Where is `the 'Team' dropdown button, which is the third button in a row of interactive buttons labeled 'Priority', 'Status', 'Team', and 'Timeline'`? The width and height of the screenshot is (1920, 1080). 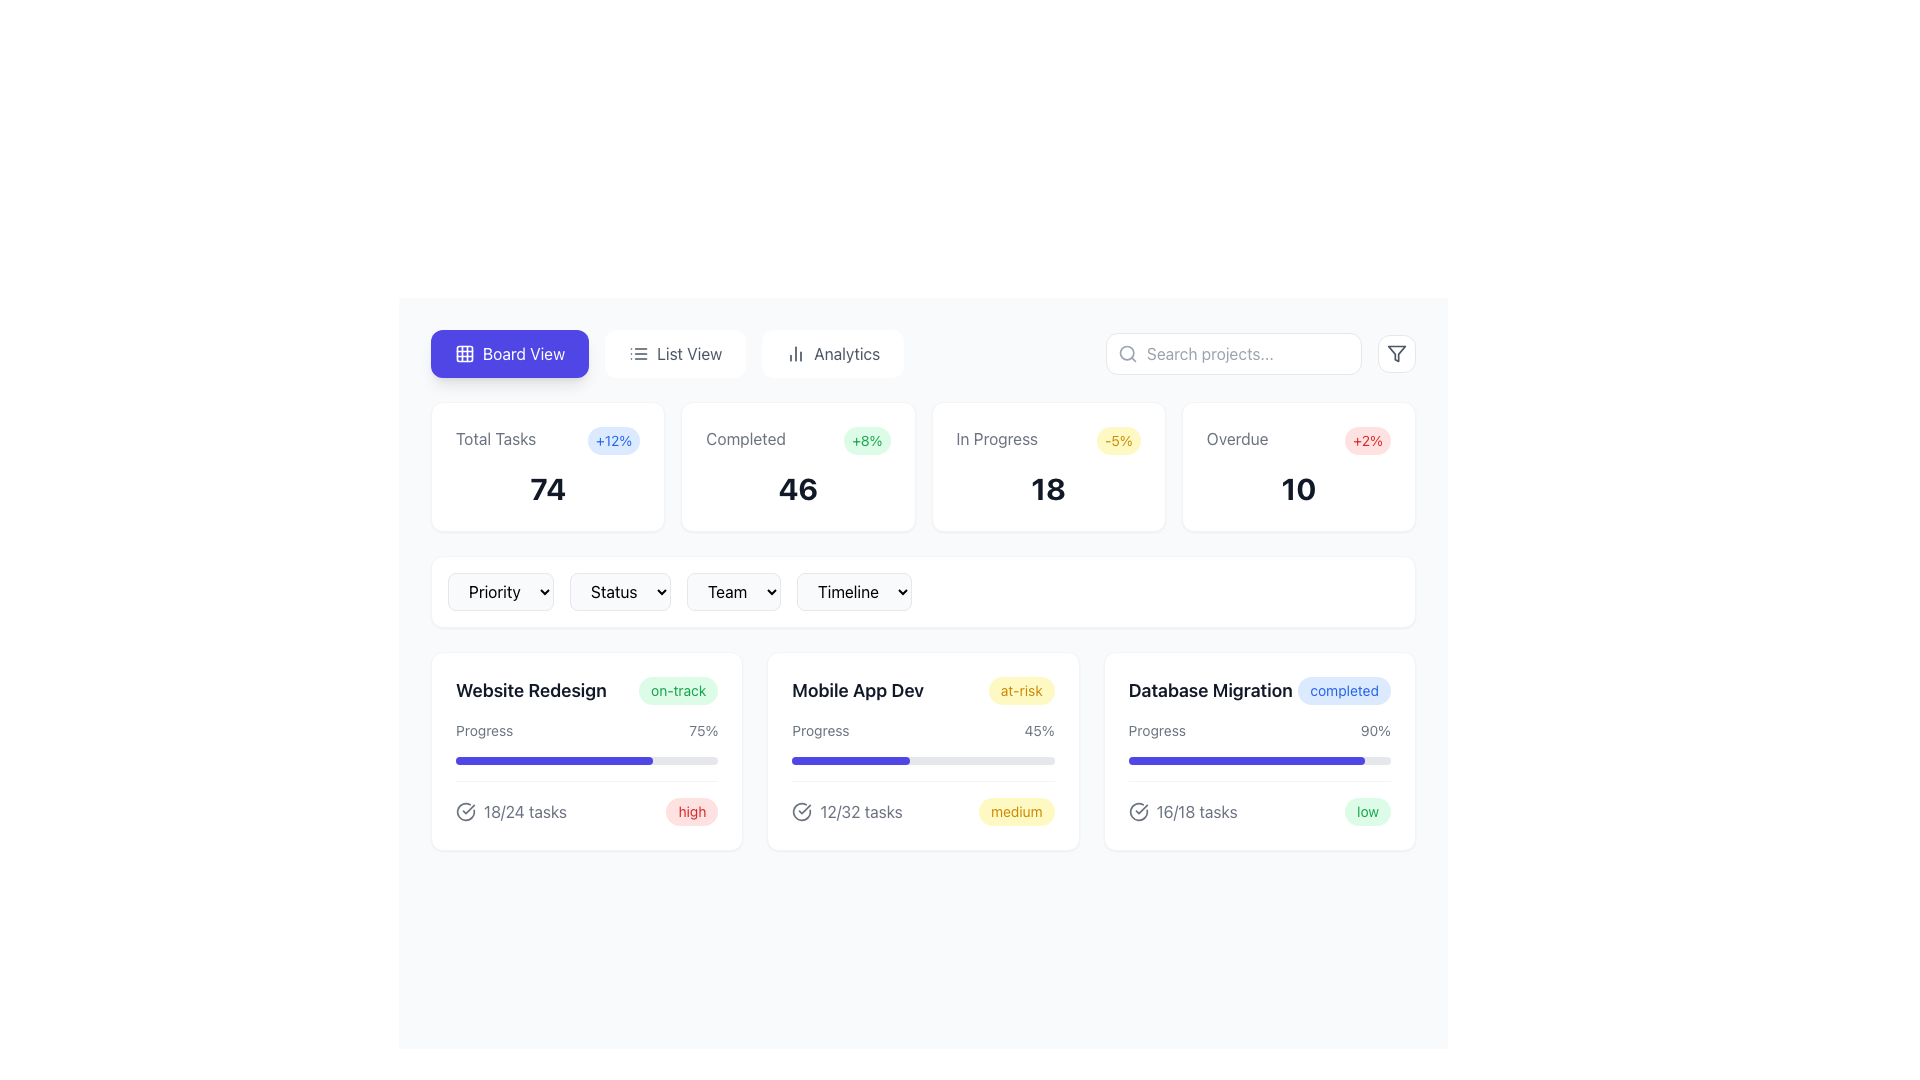
the 'Team' dropdown button, which is the third button in a row of interactive buttons labeled 'Priority', 'Status', 'Team', and 'Timeline' is located at coordinates (733, 590).